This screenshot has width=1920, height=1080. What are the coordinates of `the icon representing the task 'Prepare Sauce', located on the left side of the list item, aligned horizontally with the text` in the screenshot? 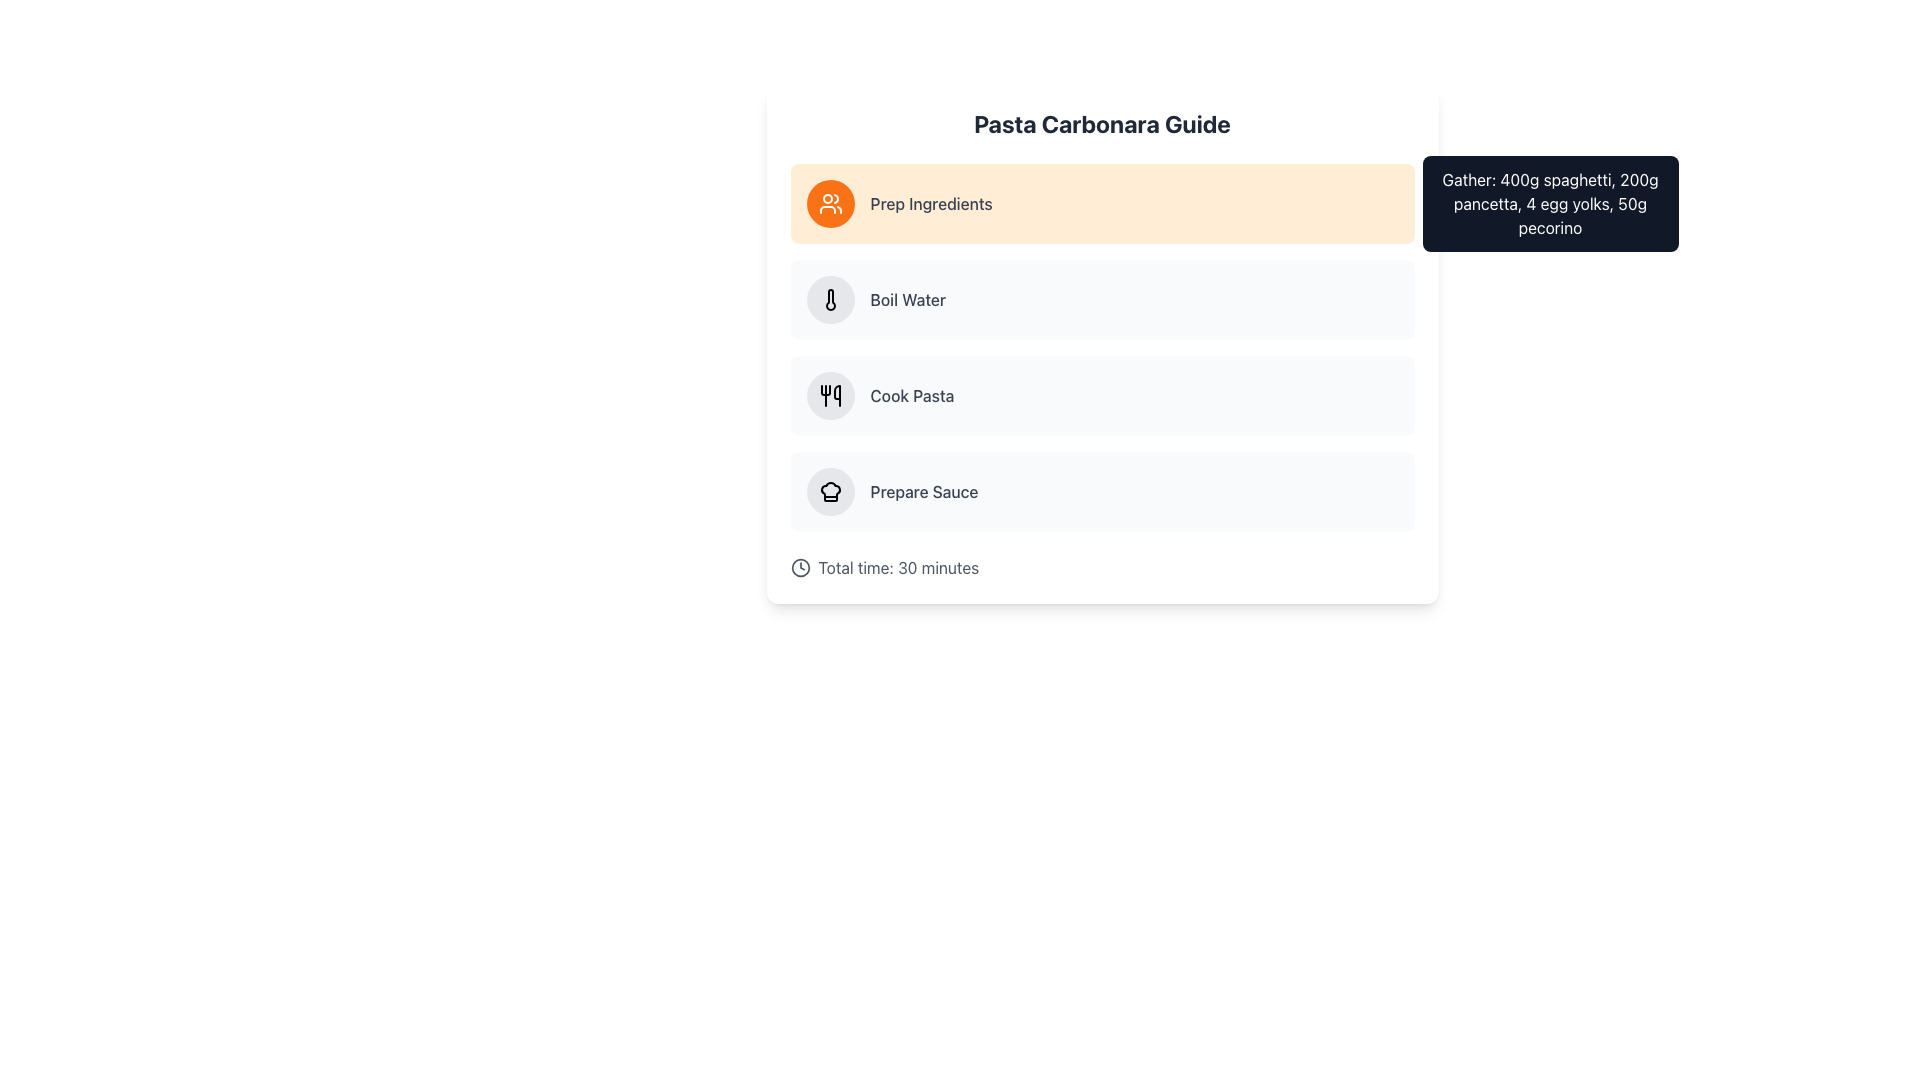 It's located at (830, 492).